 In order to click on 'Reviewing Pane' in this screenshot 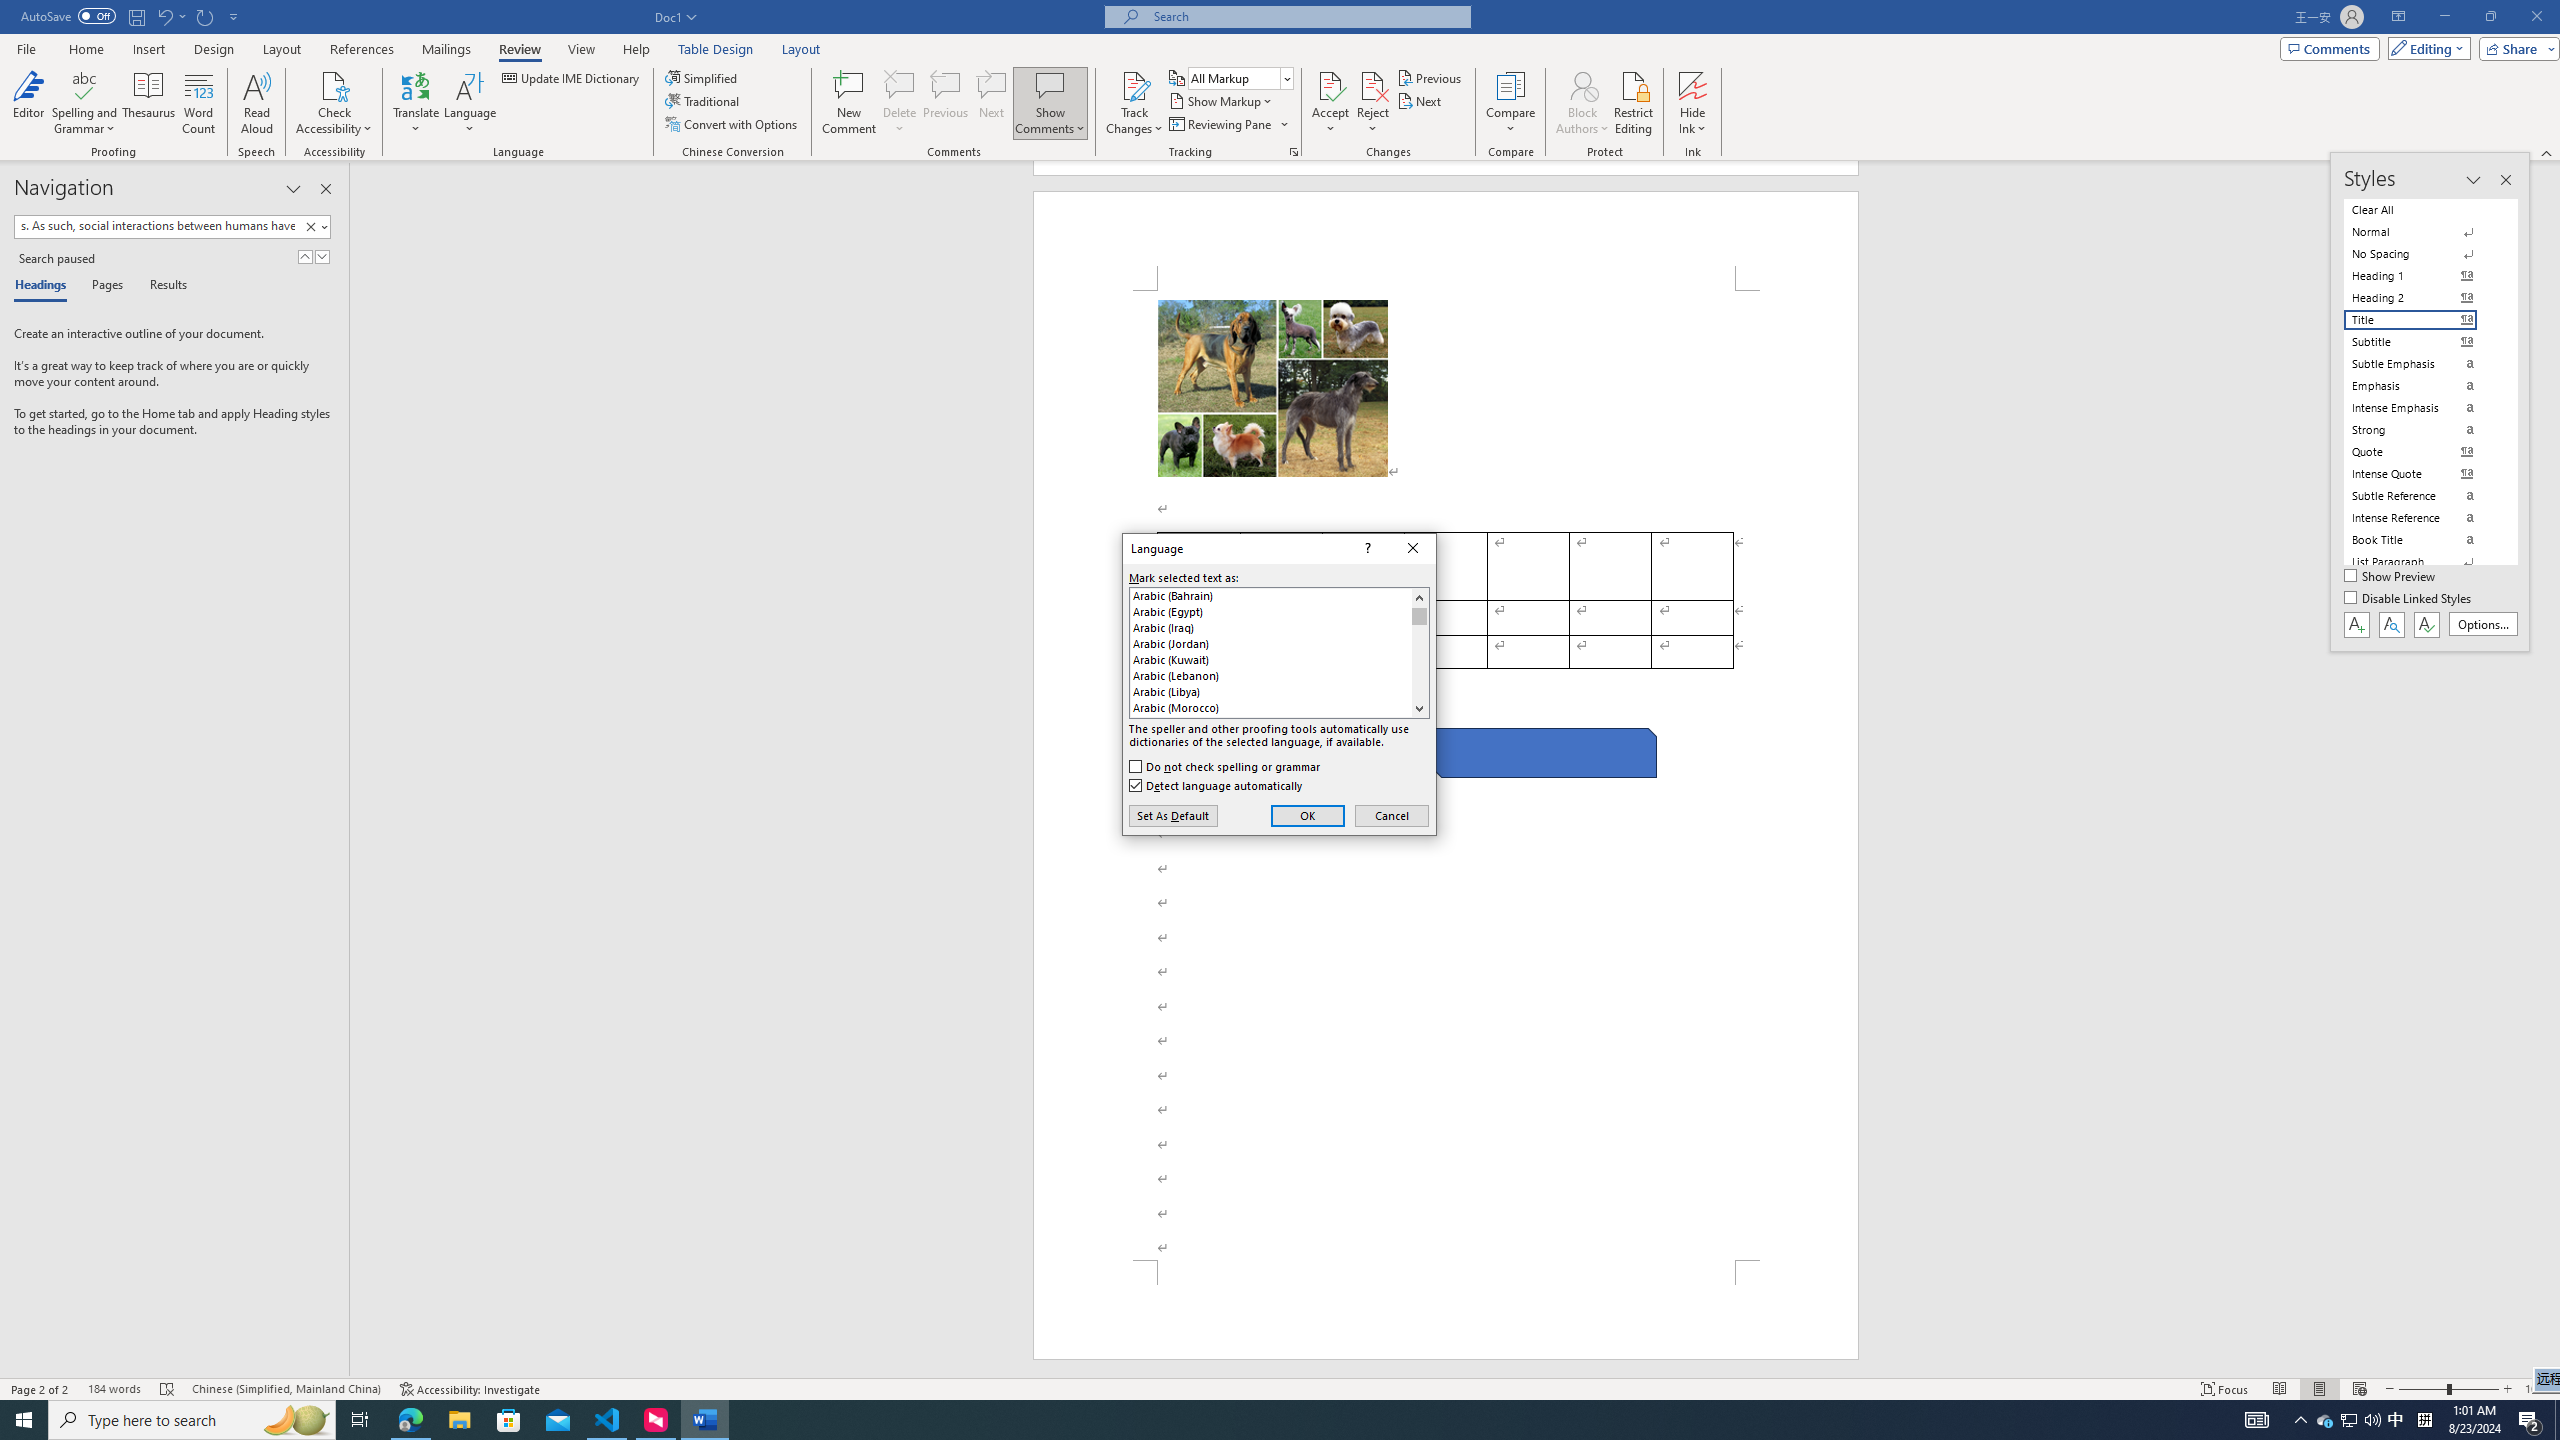, I will do `click(1227, 122)`.